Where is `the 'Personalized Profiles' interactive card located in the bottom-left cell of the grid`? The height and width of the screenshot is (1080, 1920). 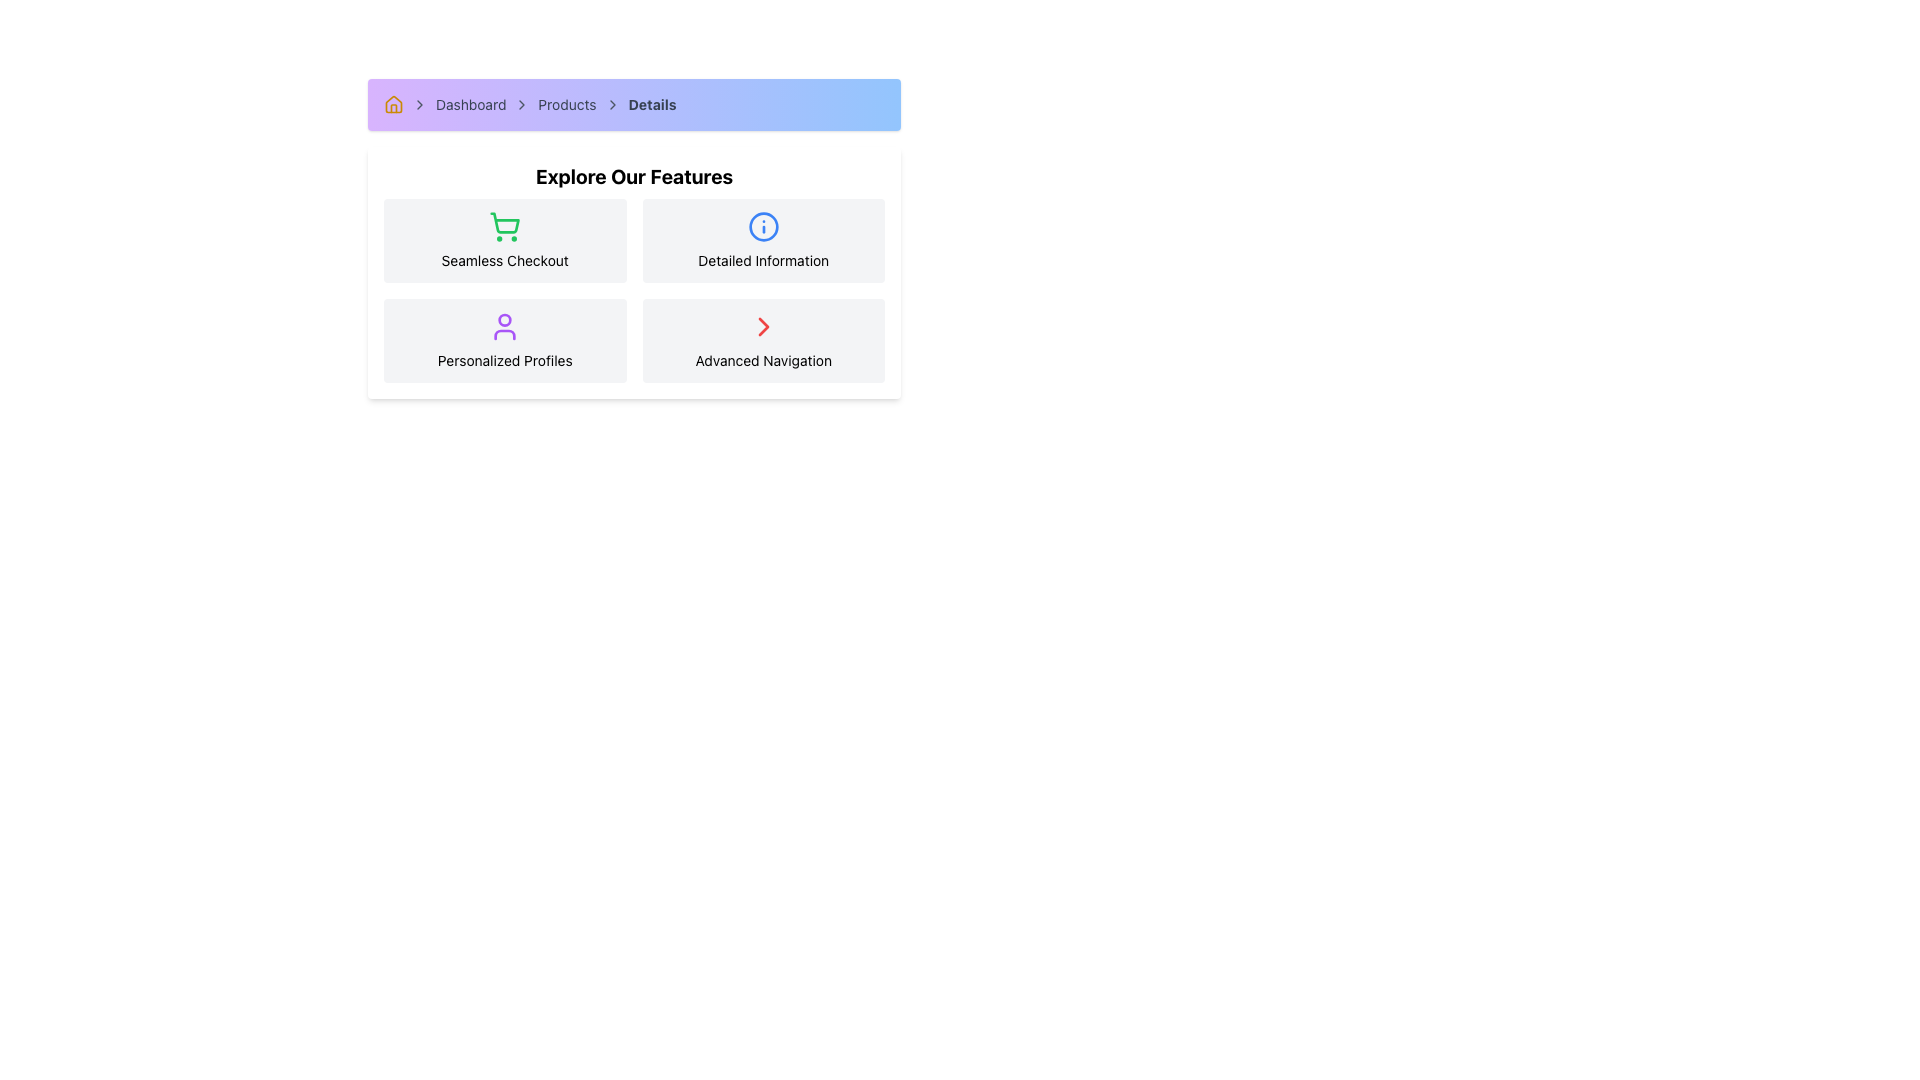 the 'Personalized Profiles' interactive card located in the bottom-left cell of the grid is located at coordinates (504, 339).